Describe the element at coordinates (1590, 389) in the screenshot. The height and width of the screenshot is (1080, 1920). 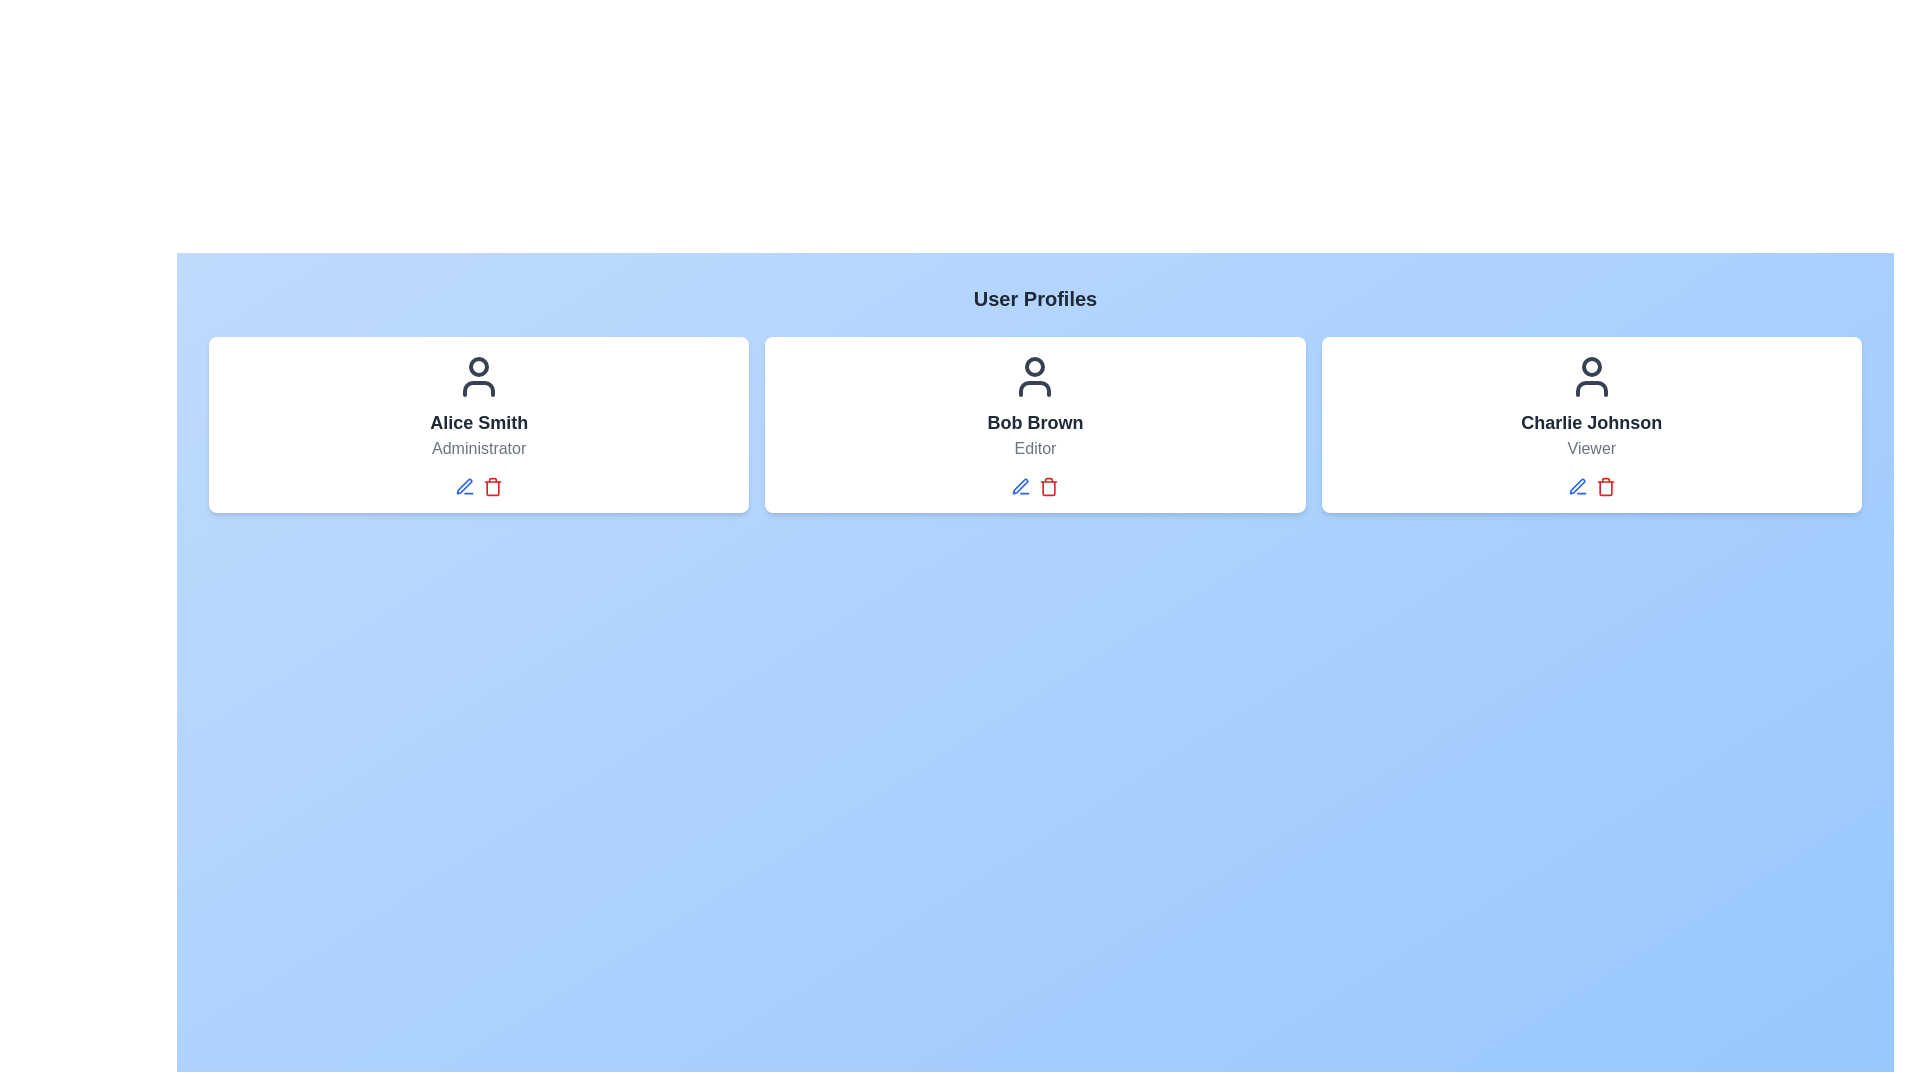
I see `the lower part of the user silhouette icon representing 'Charlie Johnson' in the profile card` at that location.